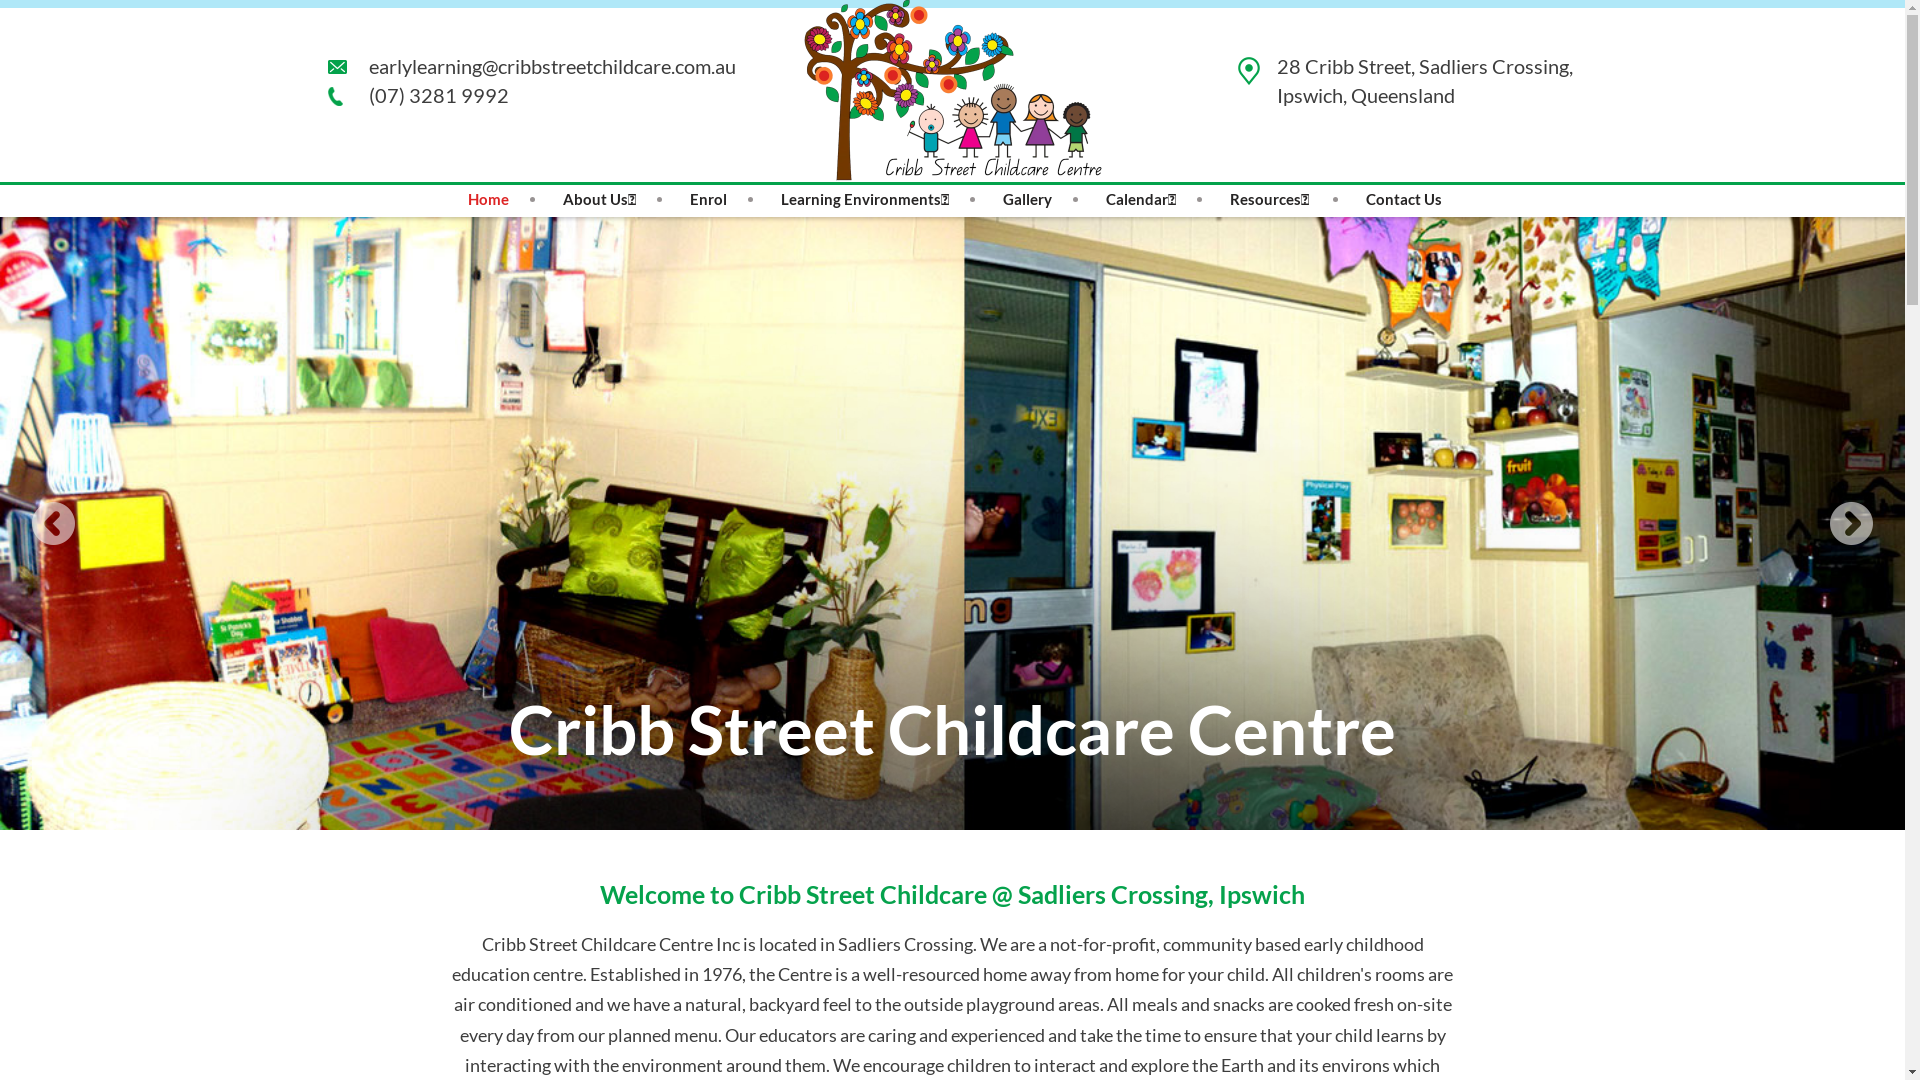 The width and height of the screenshot is (1920, 1080). Describe the element at coordinates (488, 199) in the screenshot. I see `'Home'` at that location.